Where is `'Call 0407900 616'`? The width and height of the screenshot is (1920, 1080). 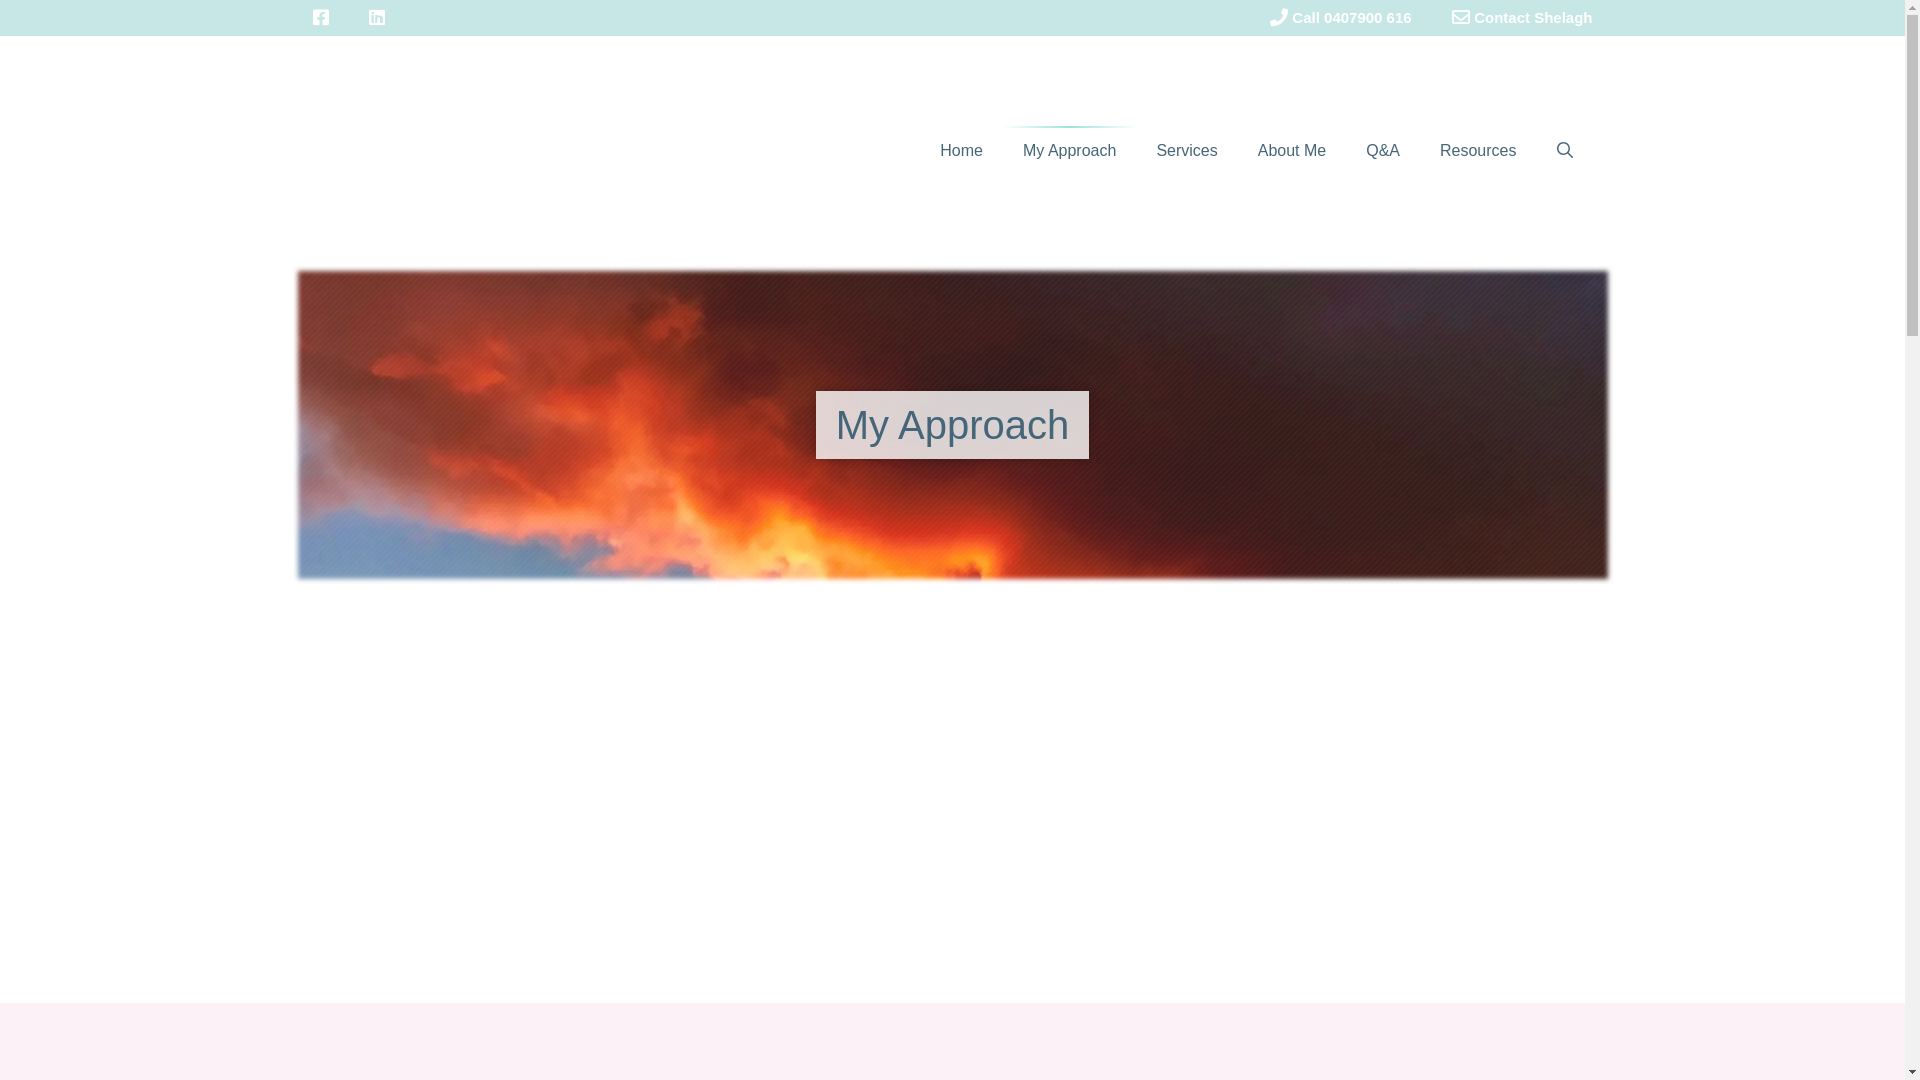 'Call 0407900 616' is located at coordinates (1248, 18).